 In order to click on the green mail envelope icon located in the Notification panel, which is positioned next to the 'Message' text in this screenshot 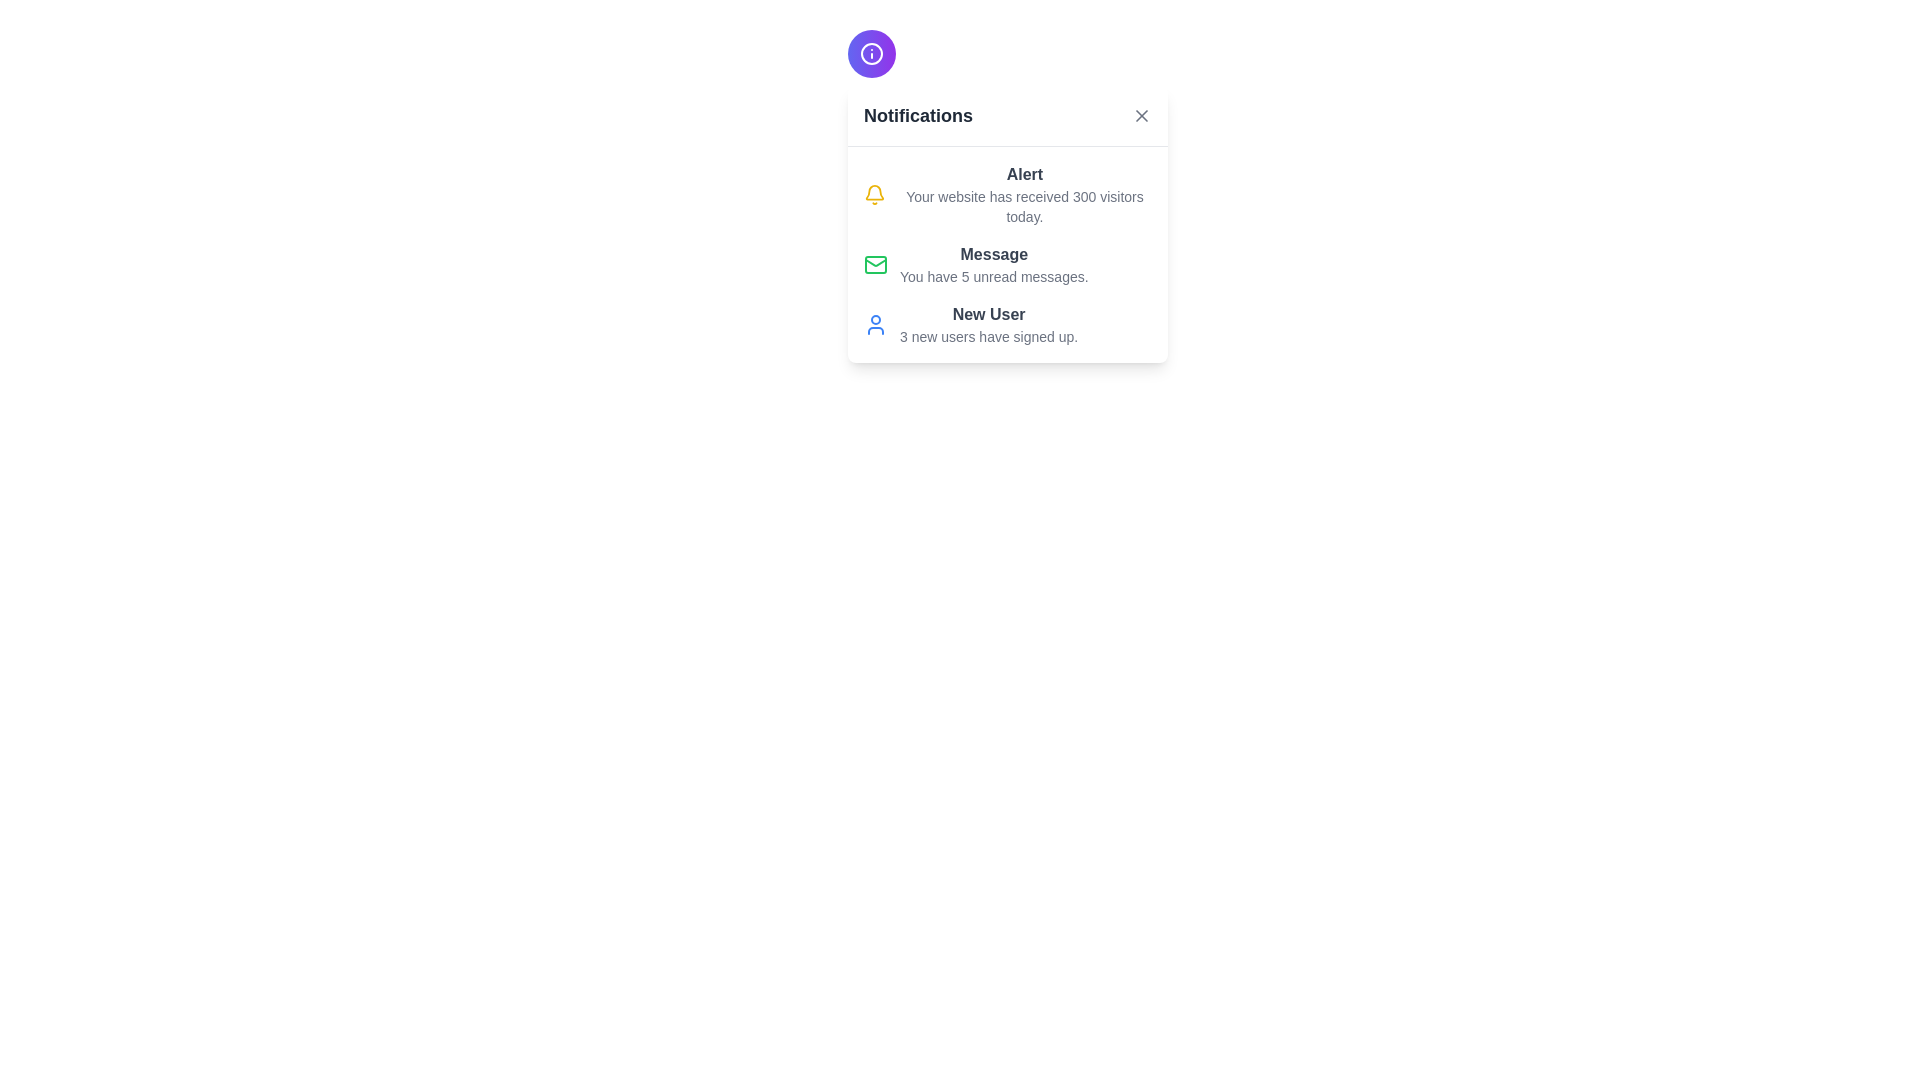, I will do `click(875, 264)`.